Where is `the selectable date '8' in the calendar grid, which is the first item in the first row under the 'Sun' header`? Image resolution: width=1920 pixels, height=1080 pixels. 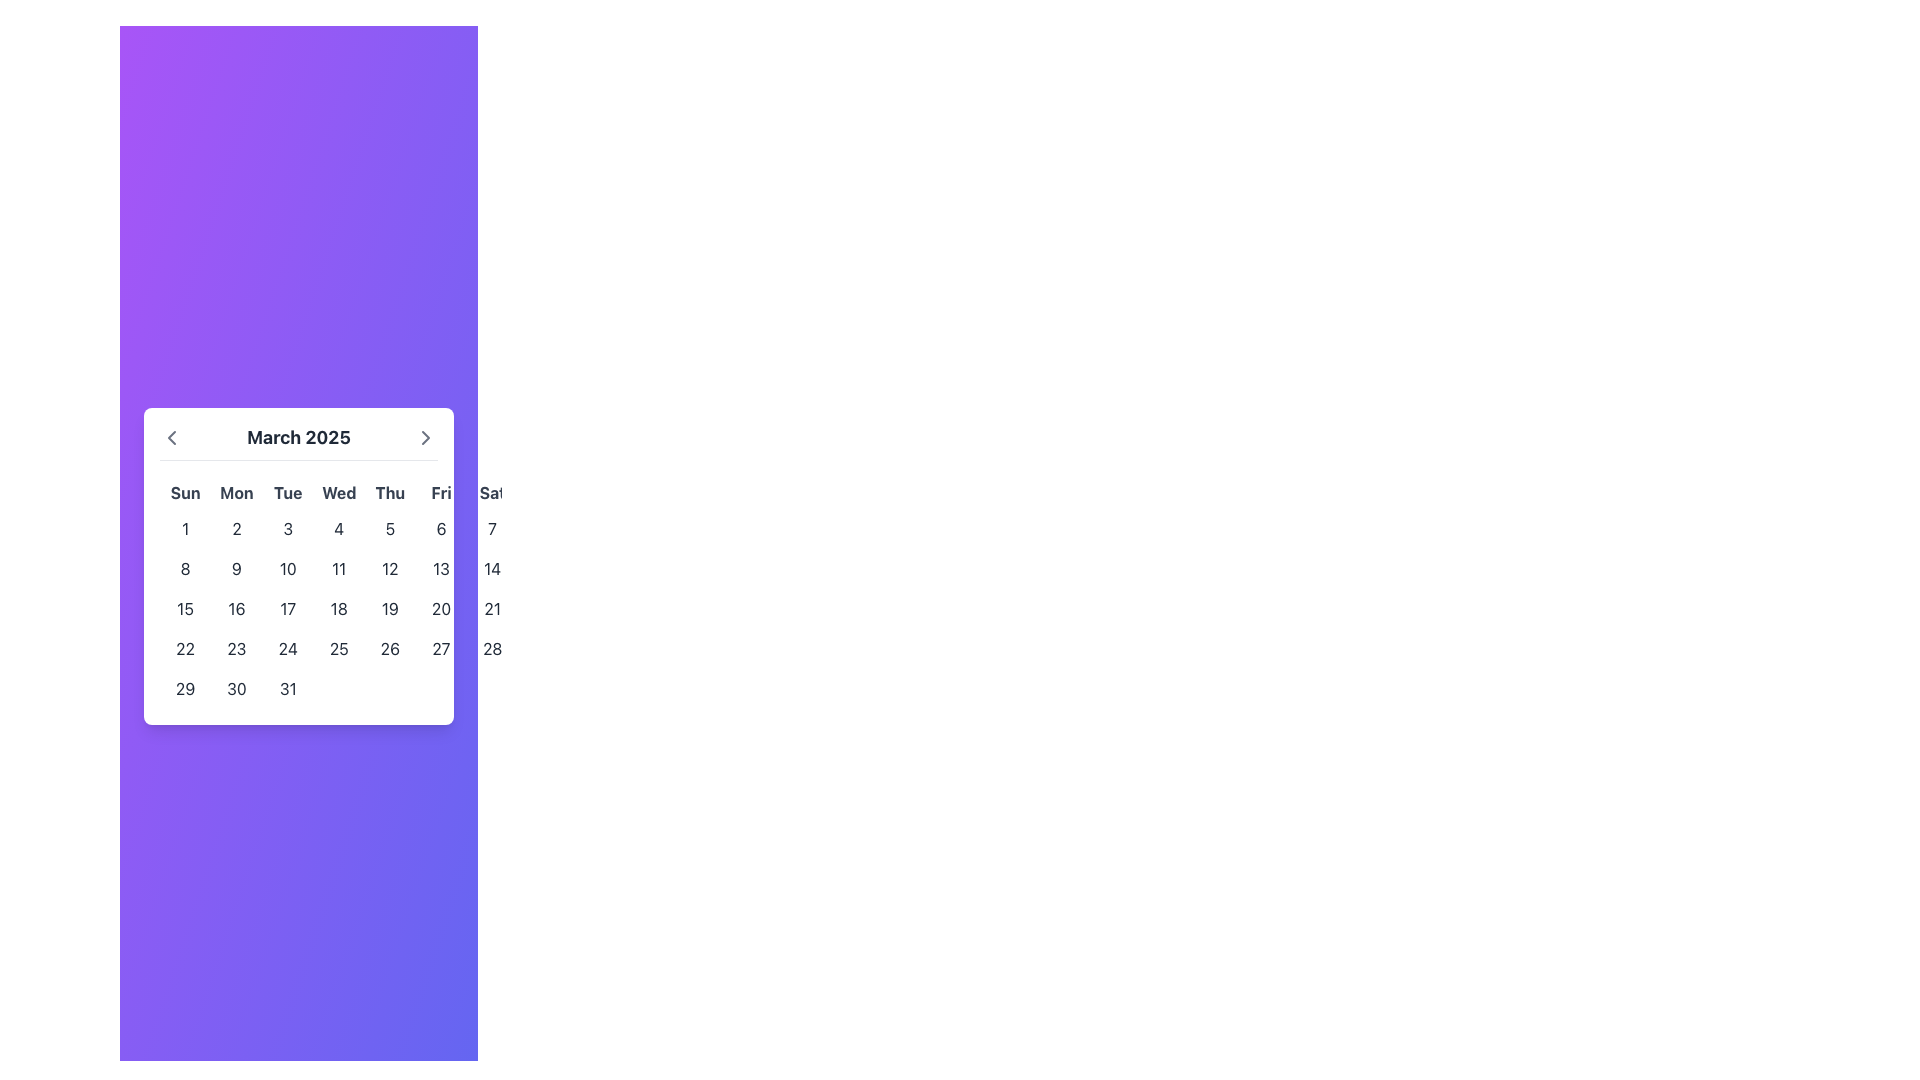
the selectable date '8' in the calendar grid, which is the first item in the first row under the 'Sun' header is located at coordinates (185, 568).